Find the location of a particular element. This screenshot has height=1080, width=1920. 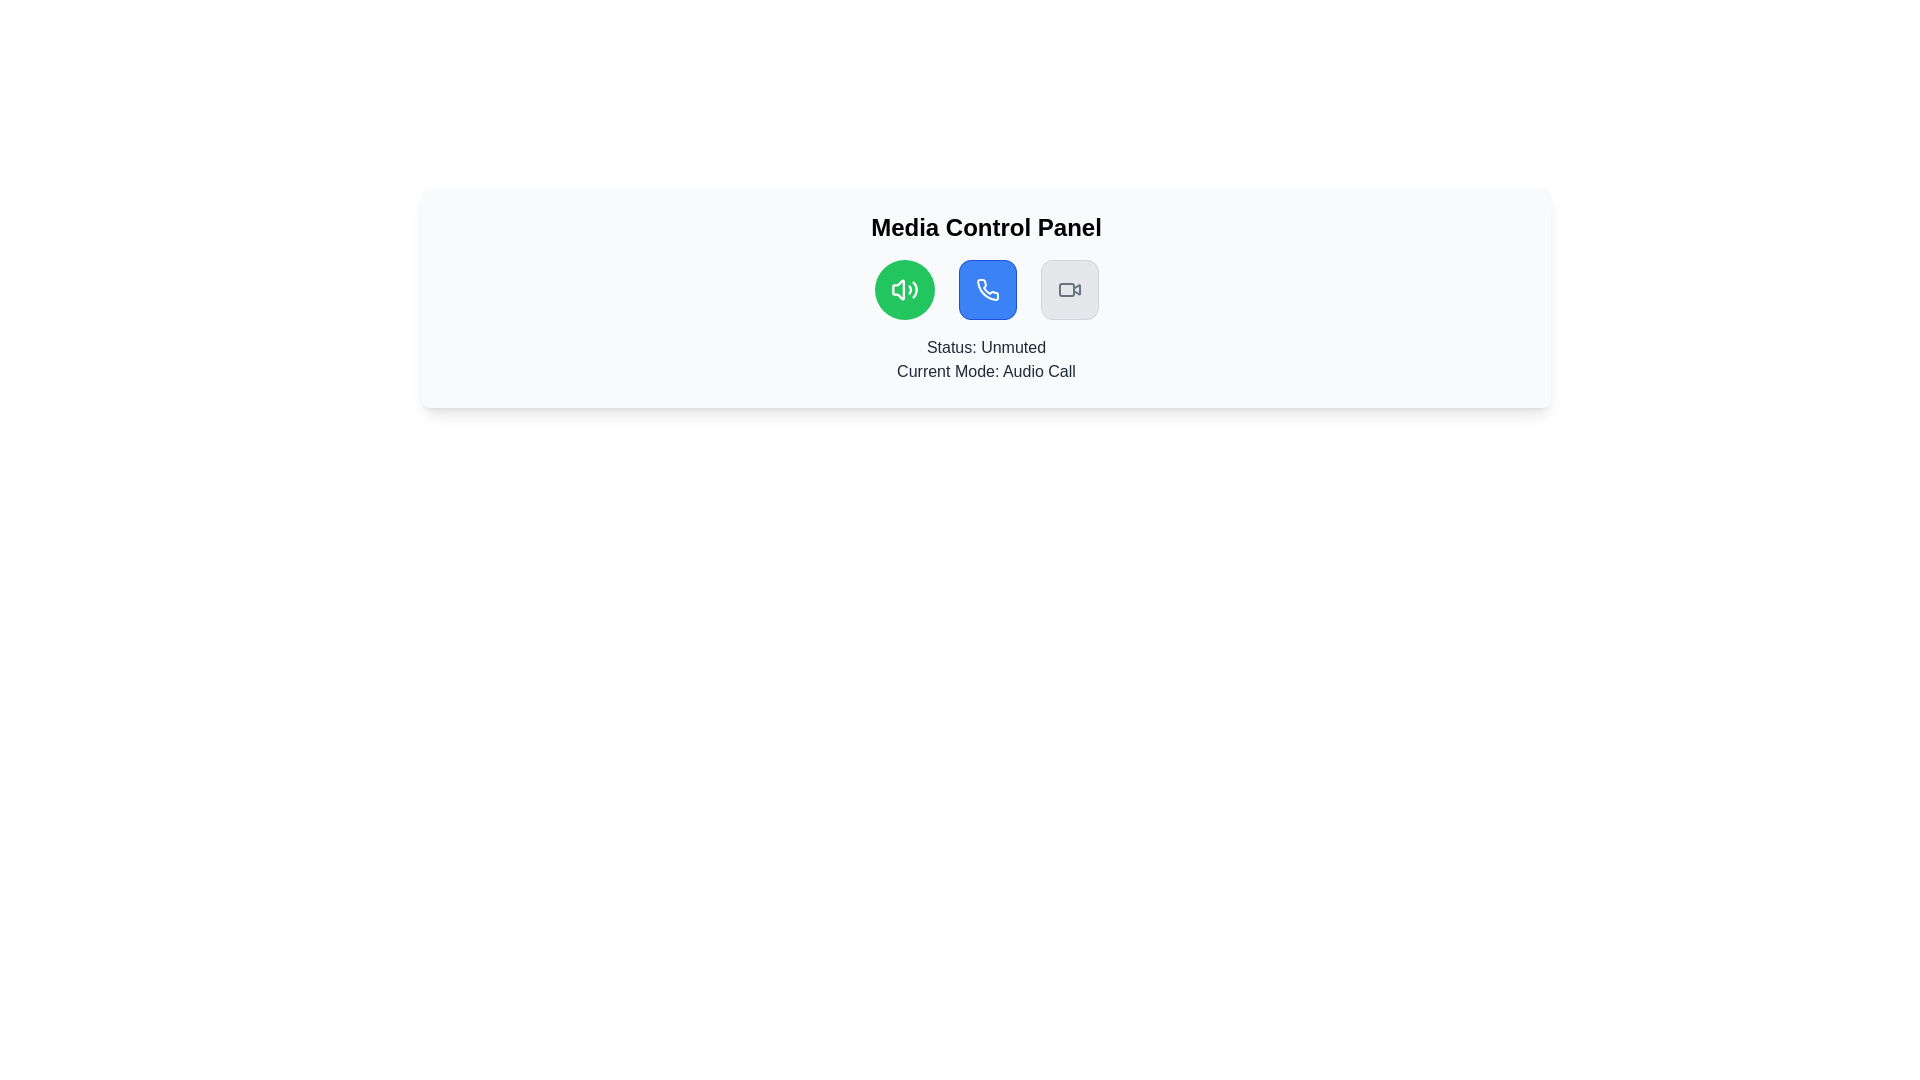

the video camera icon located within the third button on the right side of a horizontal set of three buttons is located at coordinates (1068, 289).